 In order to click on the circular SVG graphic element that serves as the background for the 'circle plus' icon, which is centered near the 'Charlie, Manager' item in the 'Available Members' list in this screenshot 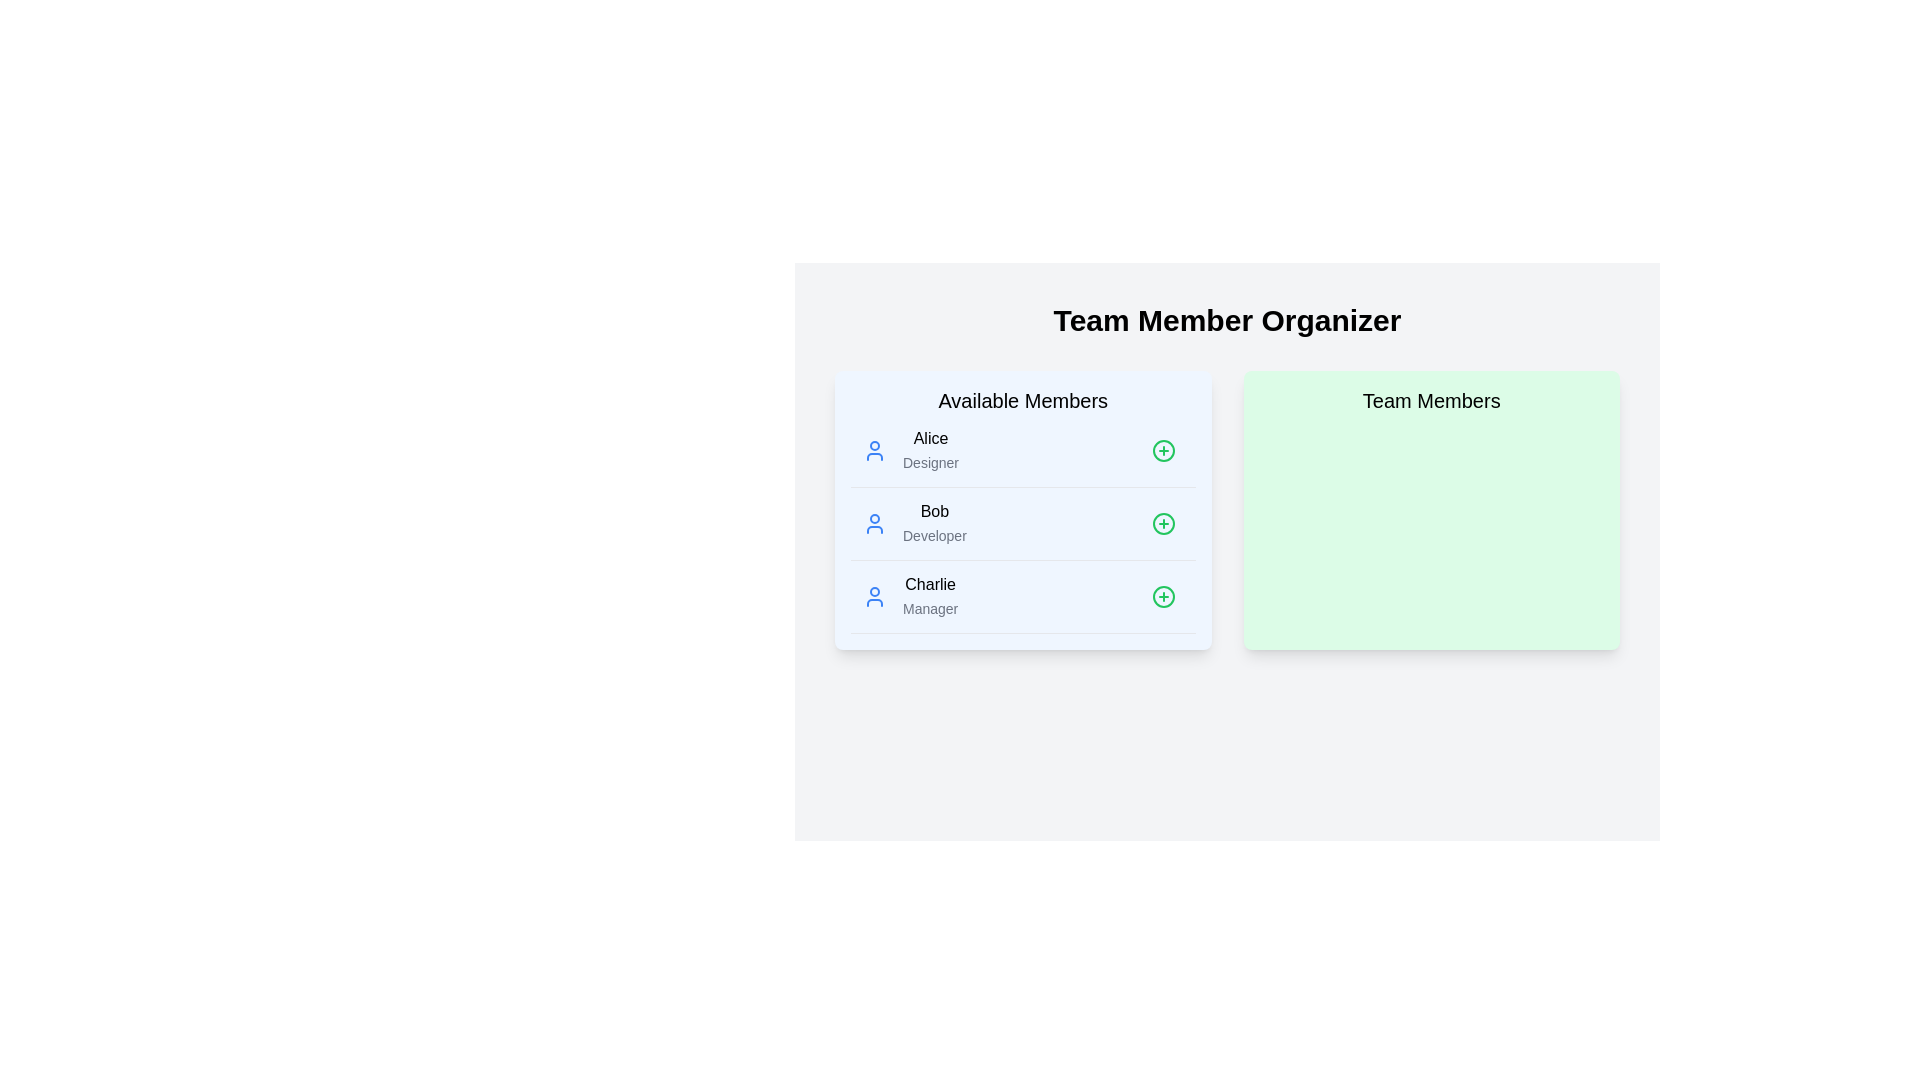, I will do `click(1163, 596)`.